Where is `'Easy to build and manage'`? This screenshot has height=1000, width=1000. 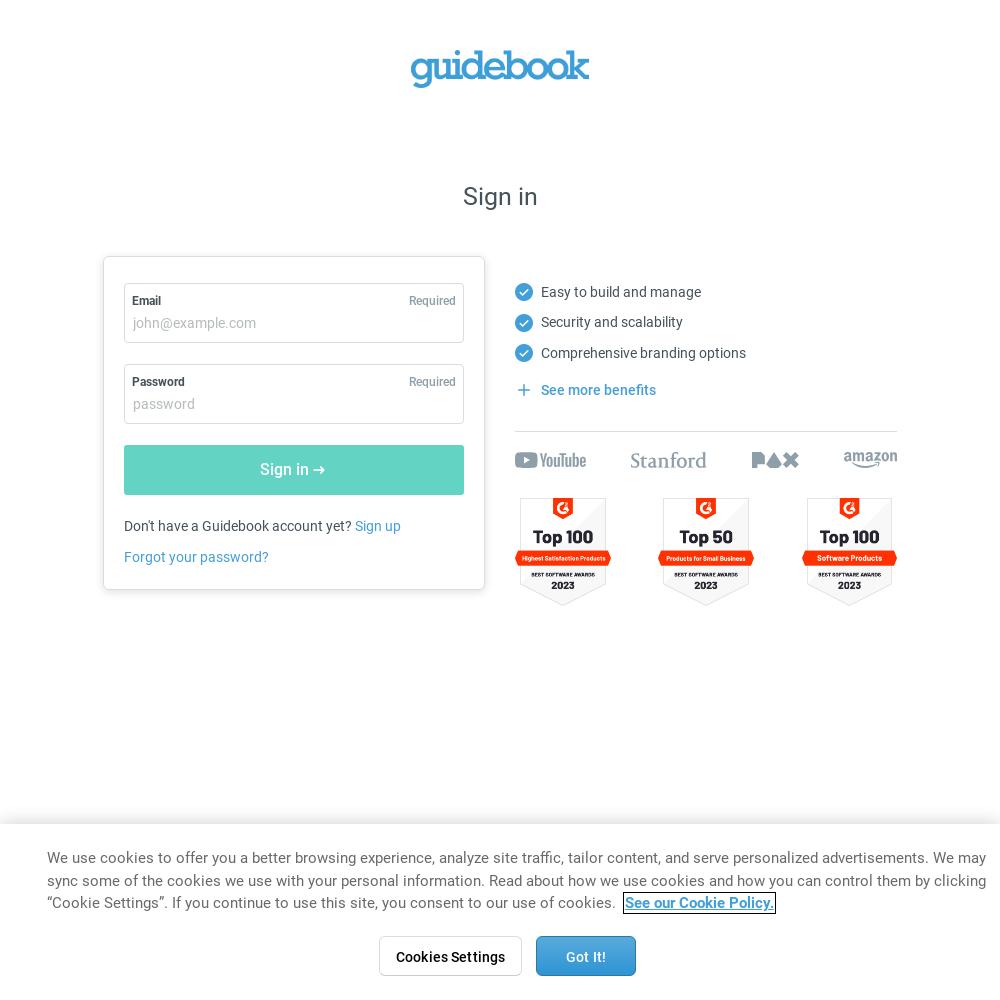 'Easy to build and manage' is located at coordinates (619, 291).